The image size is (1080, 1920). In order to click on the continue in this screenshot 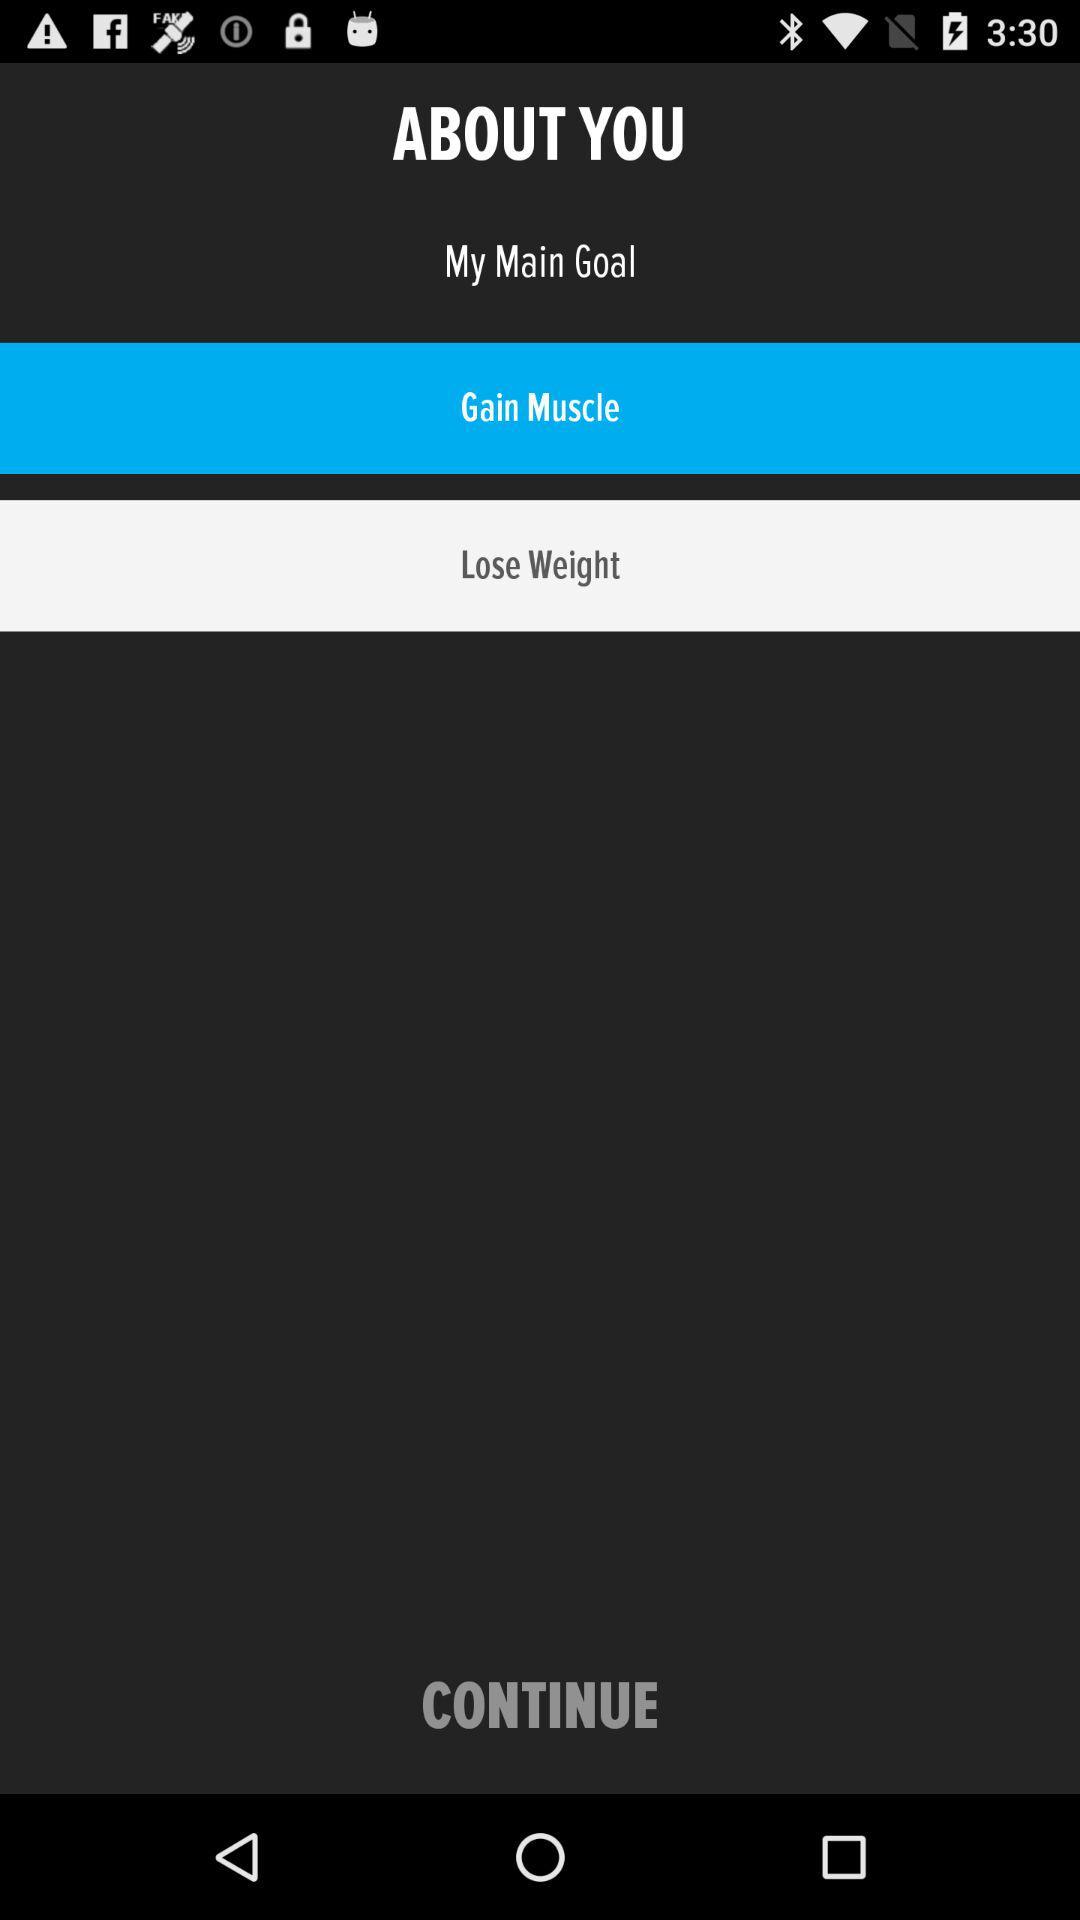, I will do `click(540, 1707)`.